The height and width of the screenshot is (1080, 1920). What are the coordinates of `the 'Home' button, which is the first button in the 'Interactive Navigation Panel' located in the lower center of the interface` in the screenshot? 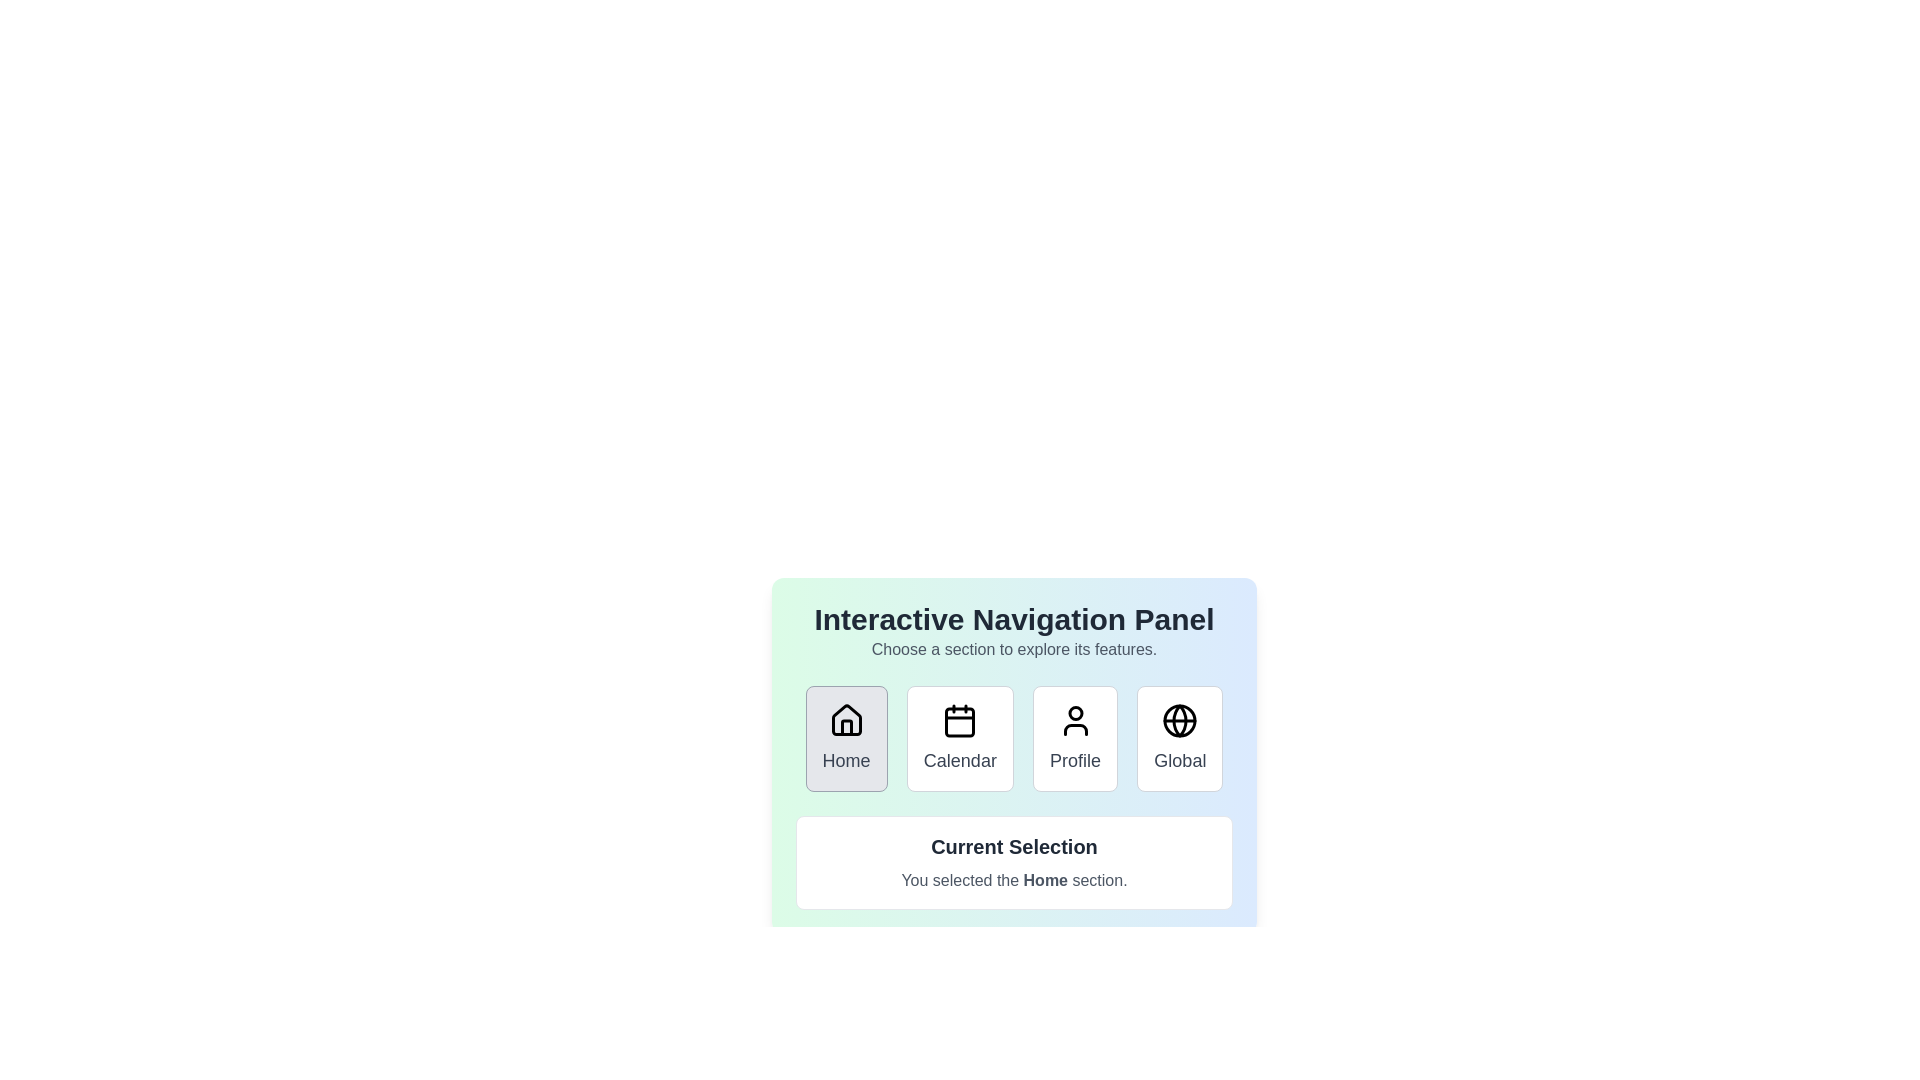 It's located at (846, 739).